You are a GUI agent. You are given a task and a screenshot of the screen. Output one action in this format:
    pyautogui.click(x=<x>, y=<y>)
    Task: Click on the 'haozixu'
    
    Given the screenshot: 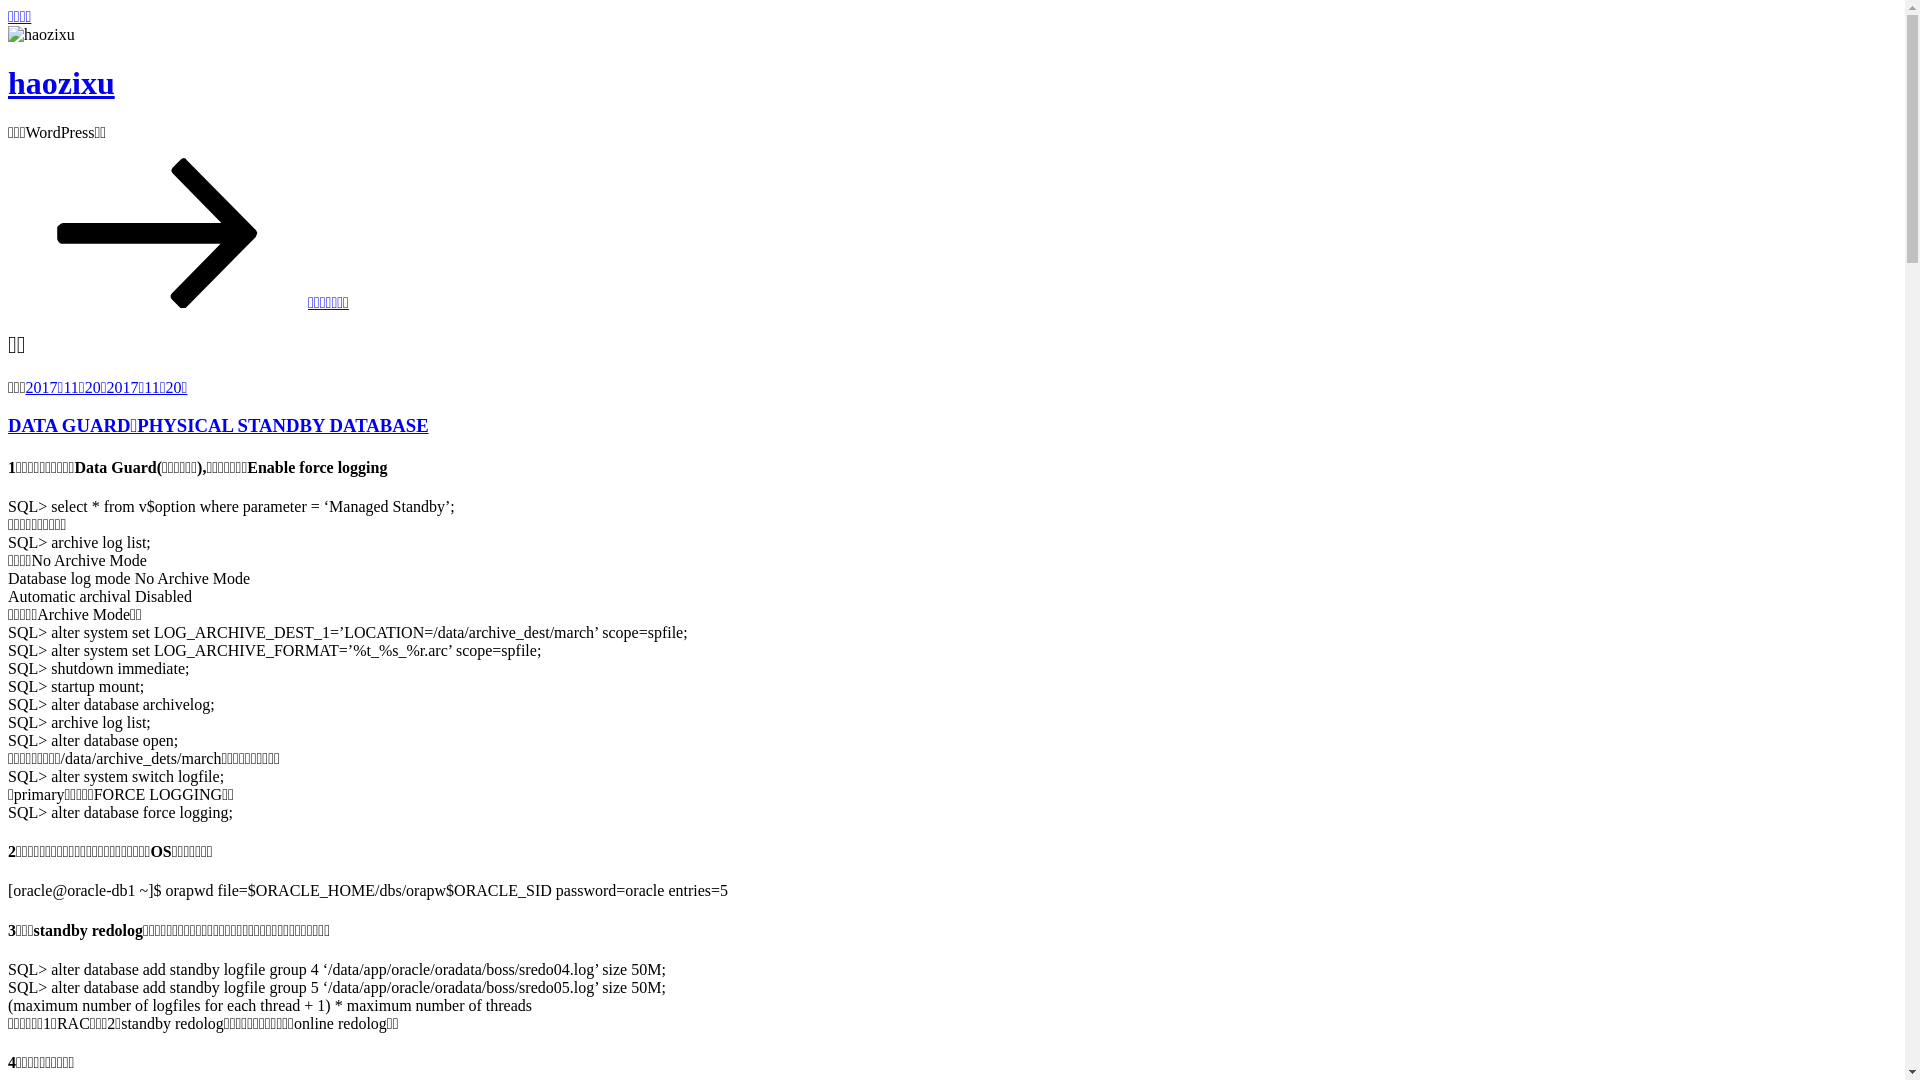 What is the action you would take?
    pyautogui.click(x=61, y=82)
    